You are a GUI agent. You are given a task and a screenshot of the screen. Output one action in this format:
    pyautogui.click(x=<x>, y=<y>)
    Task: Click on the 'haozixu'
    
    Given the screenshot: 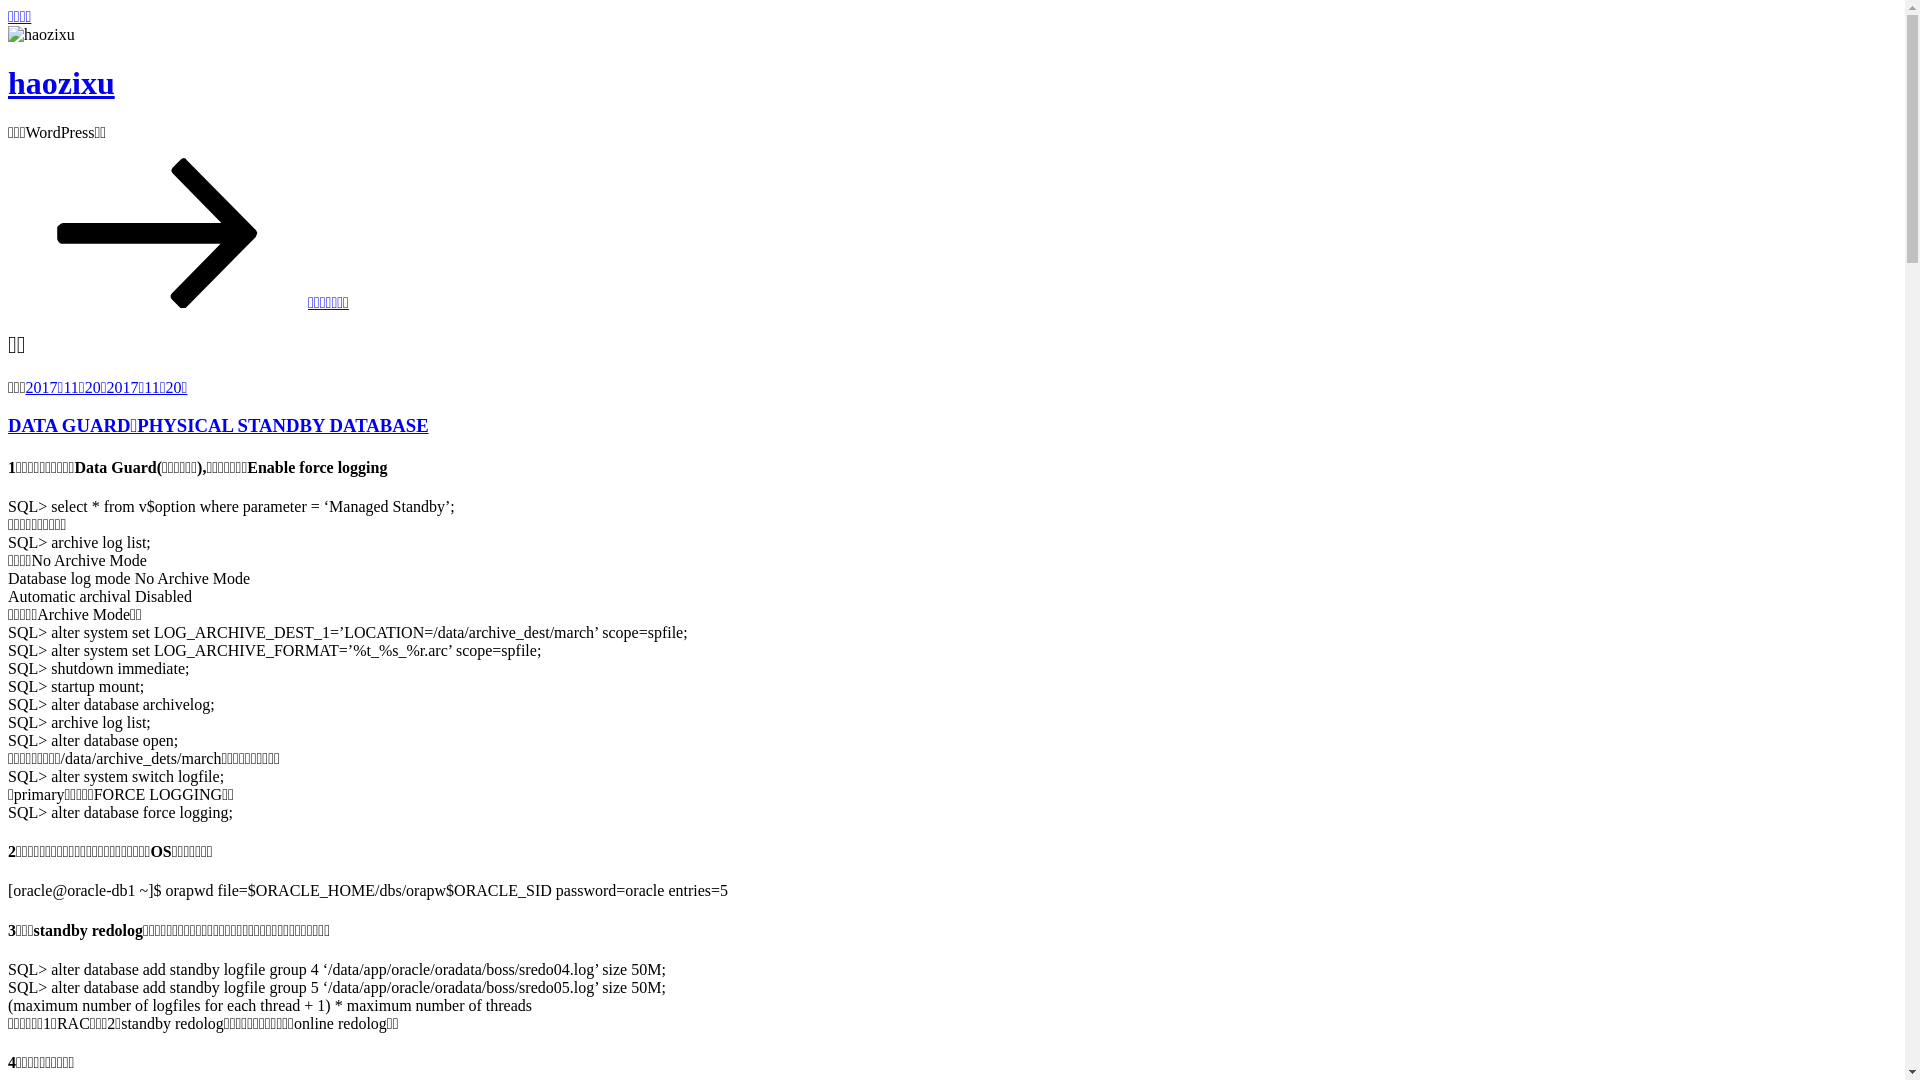 What is the action you would take?
    pyautogui.click(x=61, y=82)
    